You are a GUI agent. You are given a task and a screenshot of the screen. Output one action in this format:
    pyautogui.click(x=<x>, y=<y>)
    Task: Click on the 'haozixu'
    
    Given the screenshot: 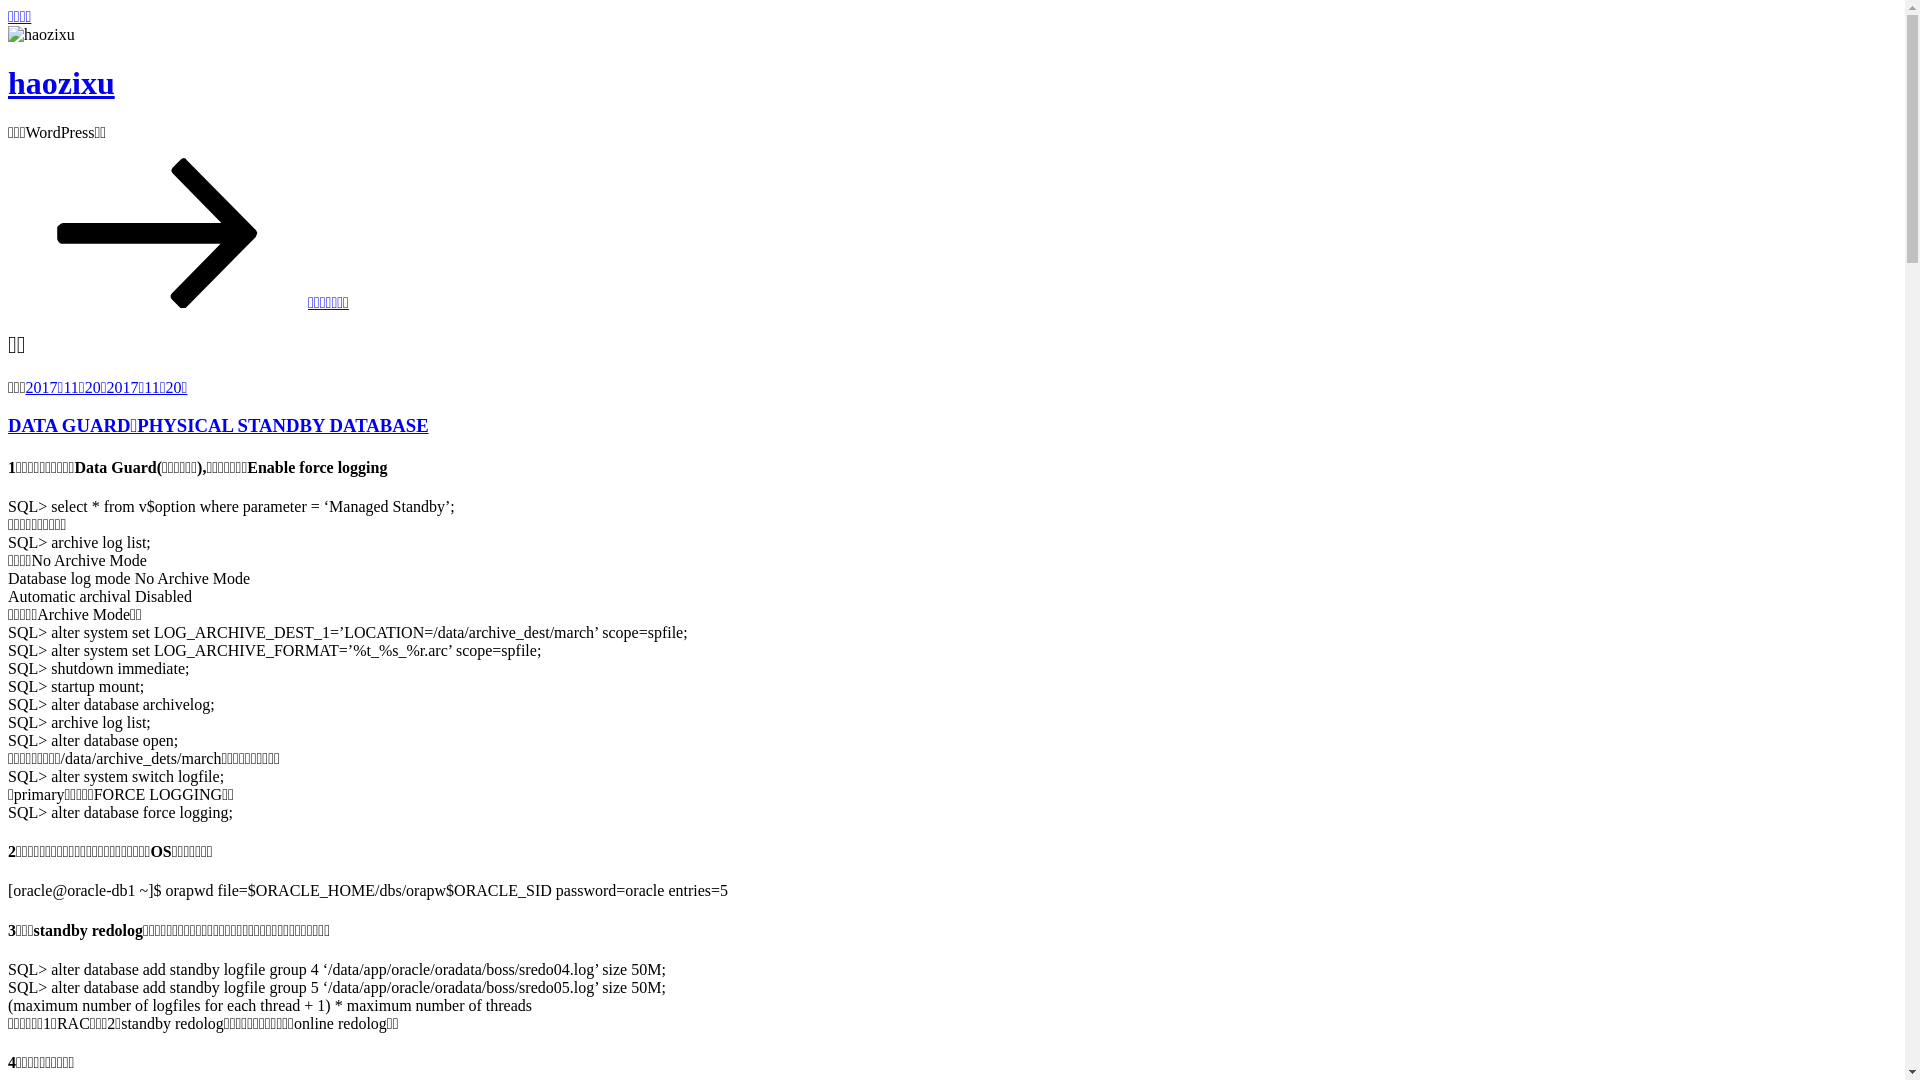 What is the action you would take?
    pyautogui.click(x=61, y=82)
    